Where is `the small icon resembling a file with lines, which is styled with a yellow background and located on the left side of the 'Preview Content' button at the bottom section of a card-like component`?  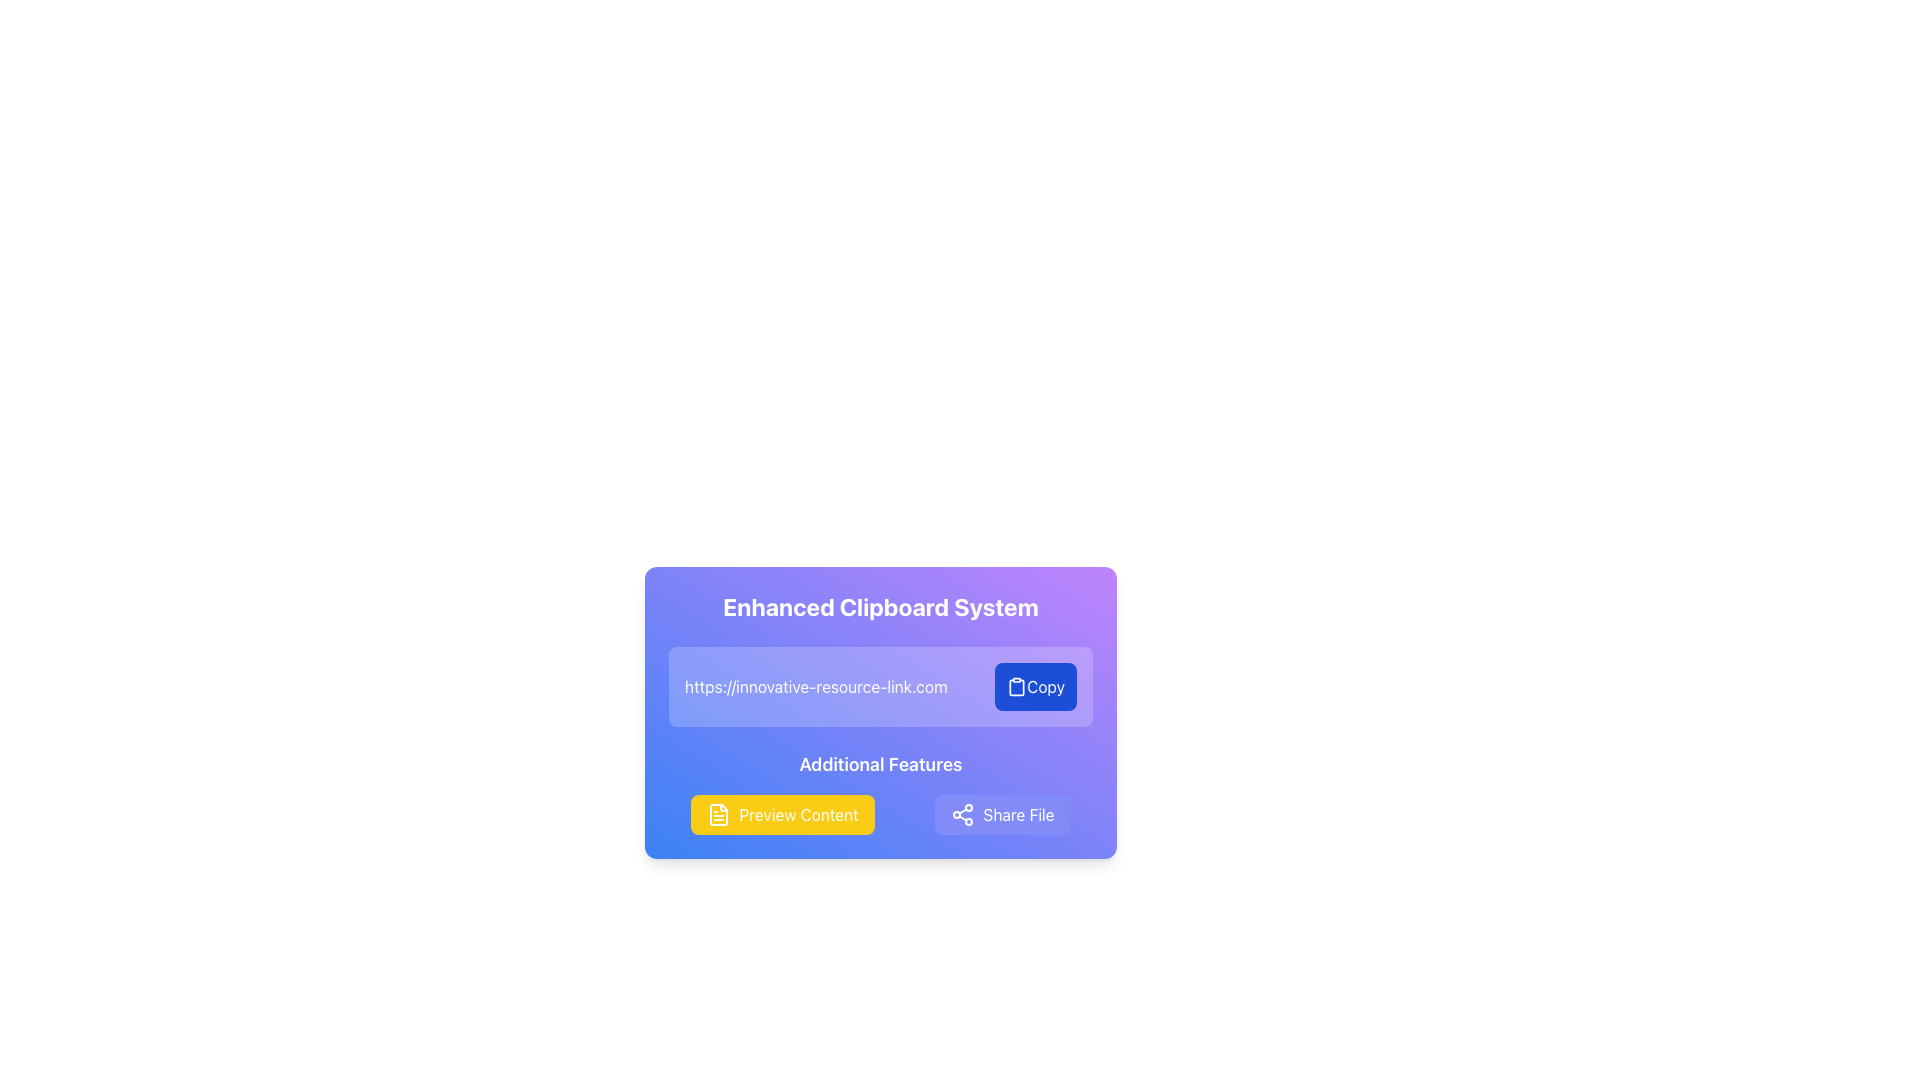
the small icon resembling a file with lines, which is styled with a yellow background and located on the left side of the 'Preview Content' button at the bottom section of a card-like component is located at coordinates (719, 814).